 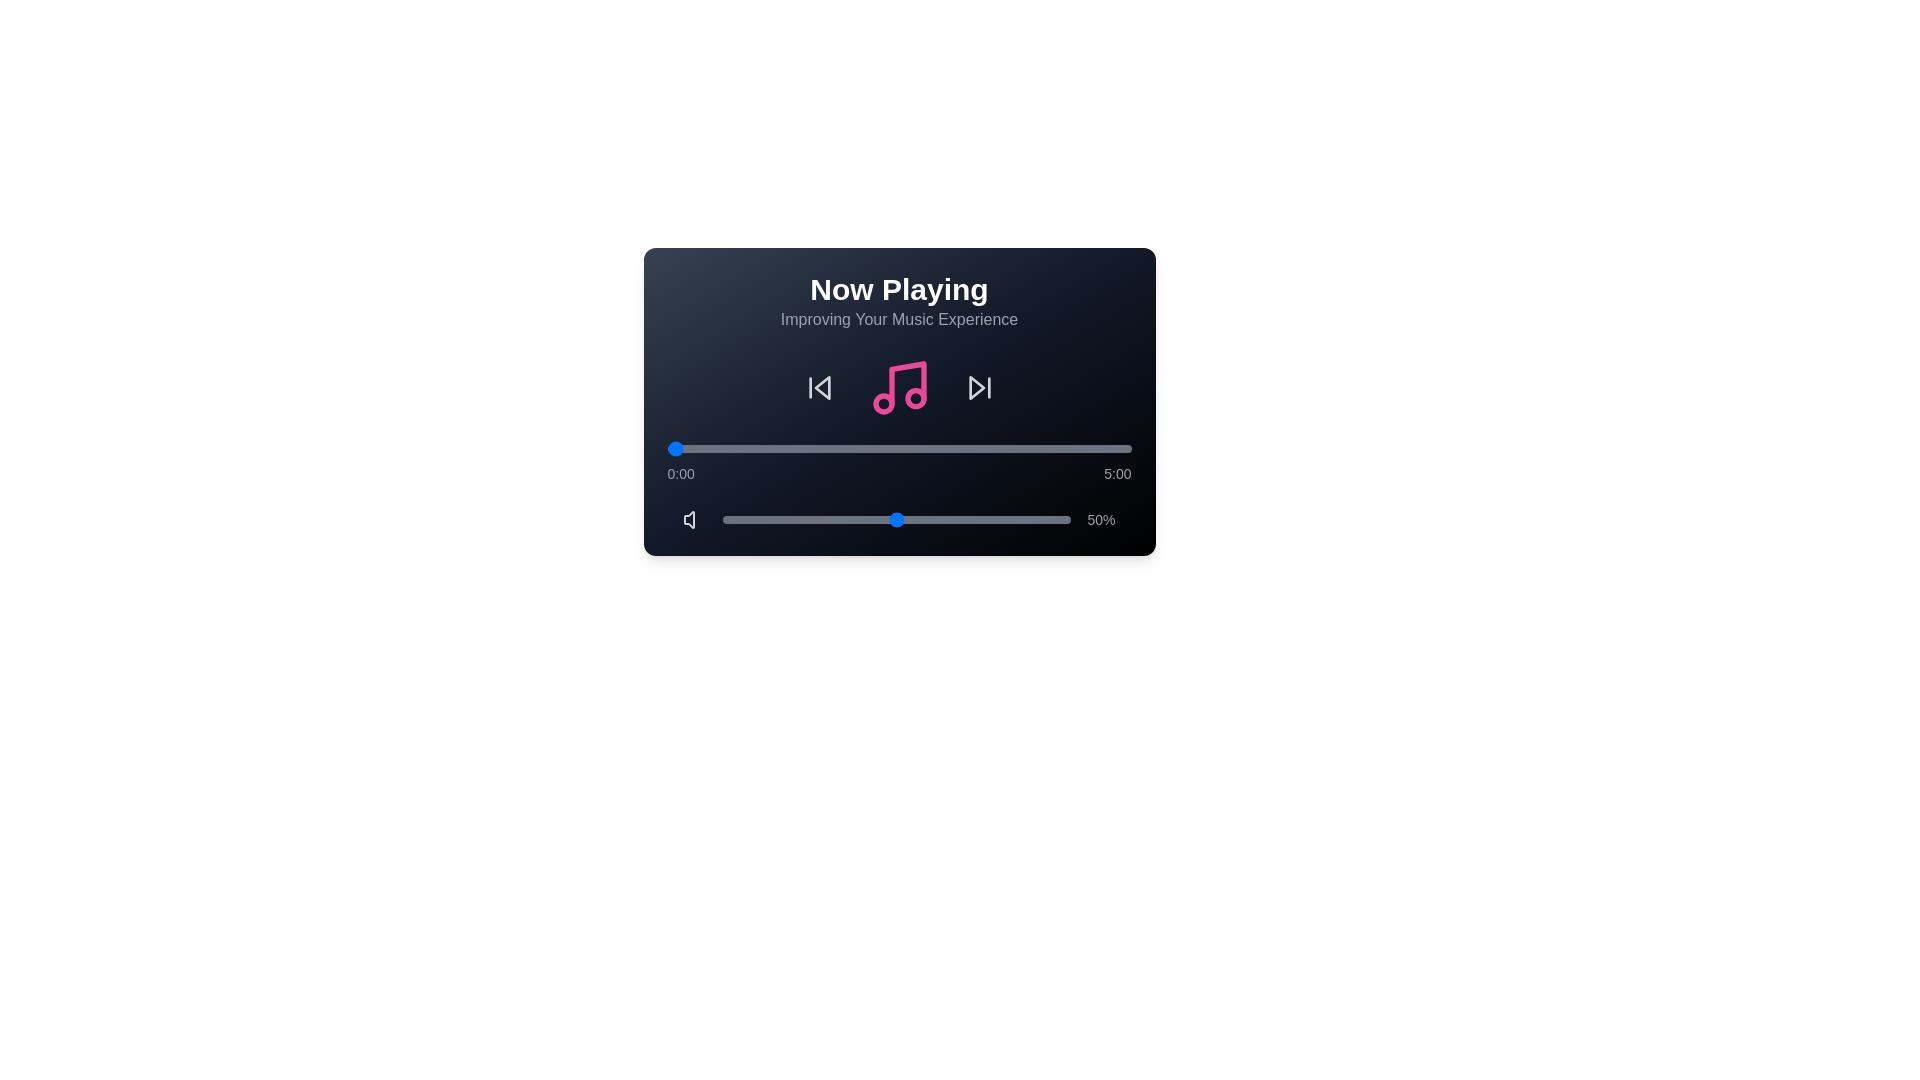 What do you see at coordinates (823, 447) in the screenshot?
I see `the playback progress to 101 seconds` at bounding box center [823, 447].